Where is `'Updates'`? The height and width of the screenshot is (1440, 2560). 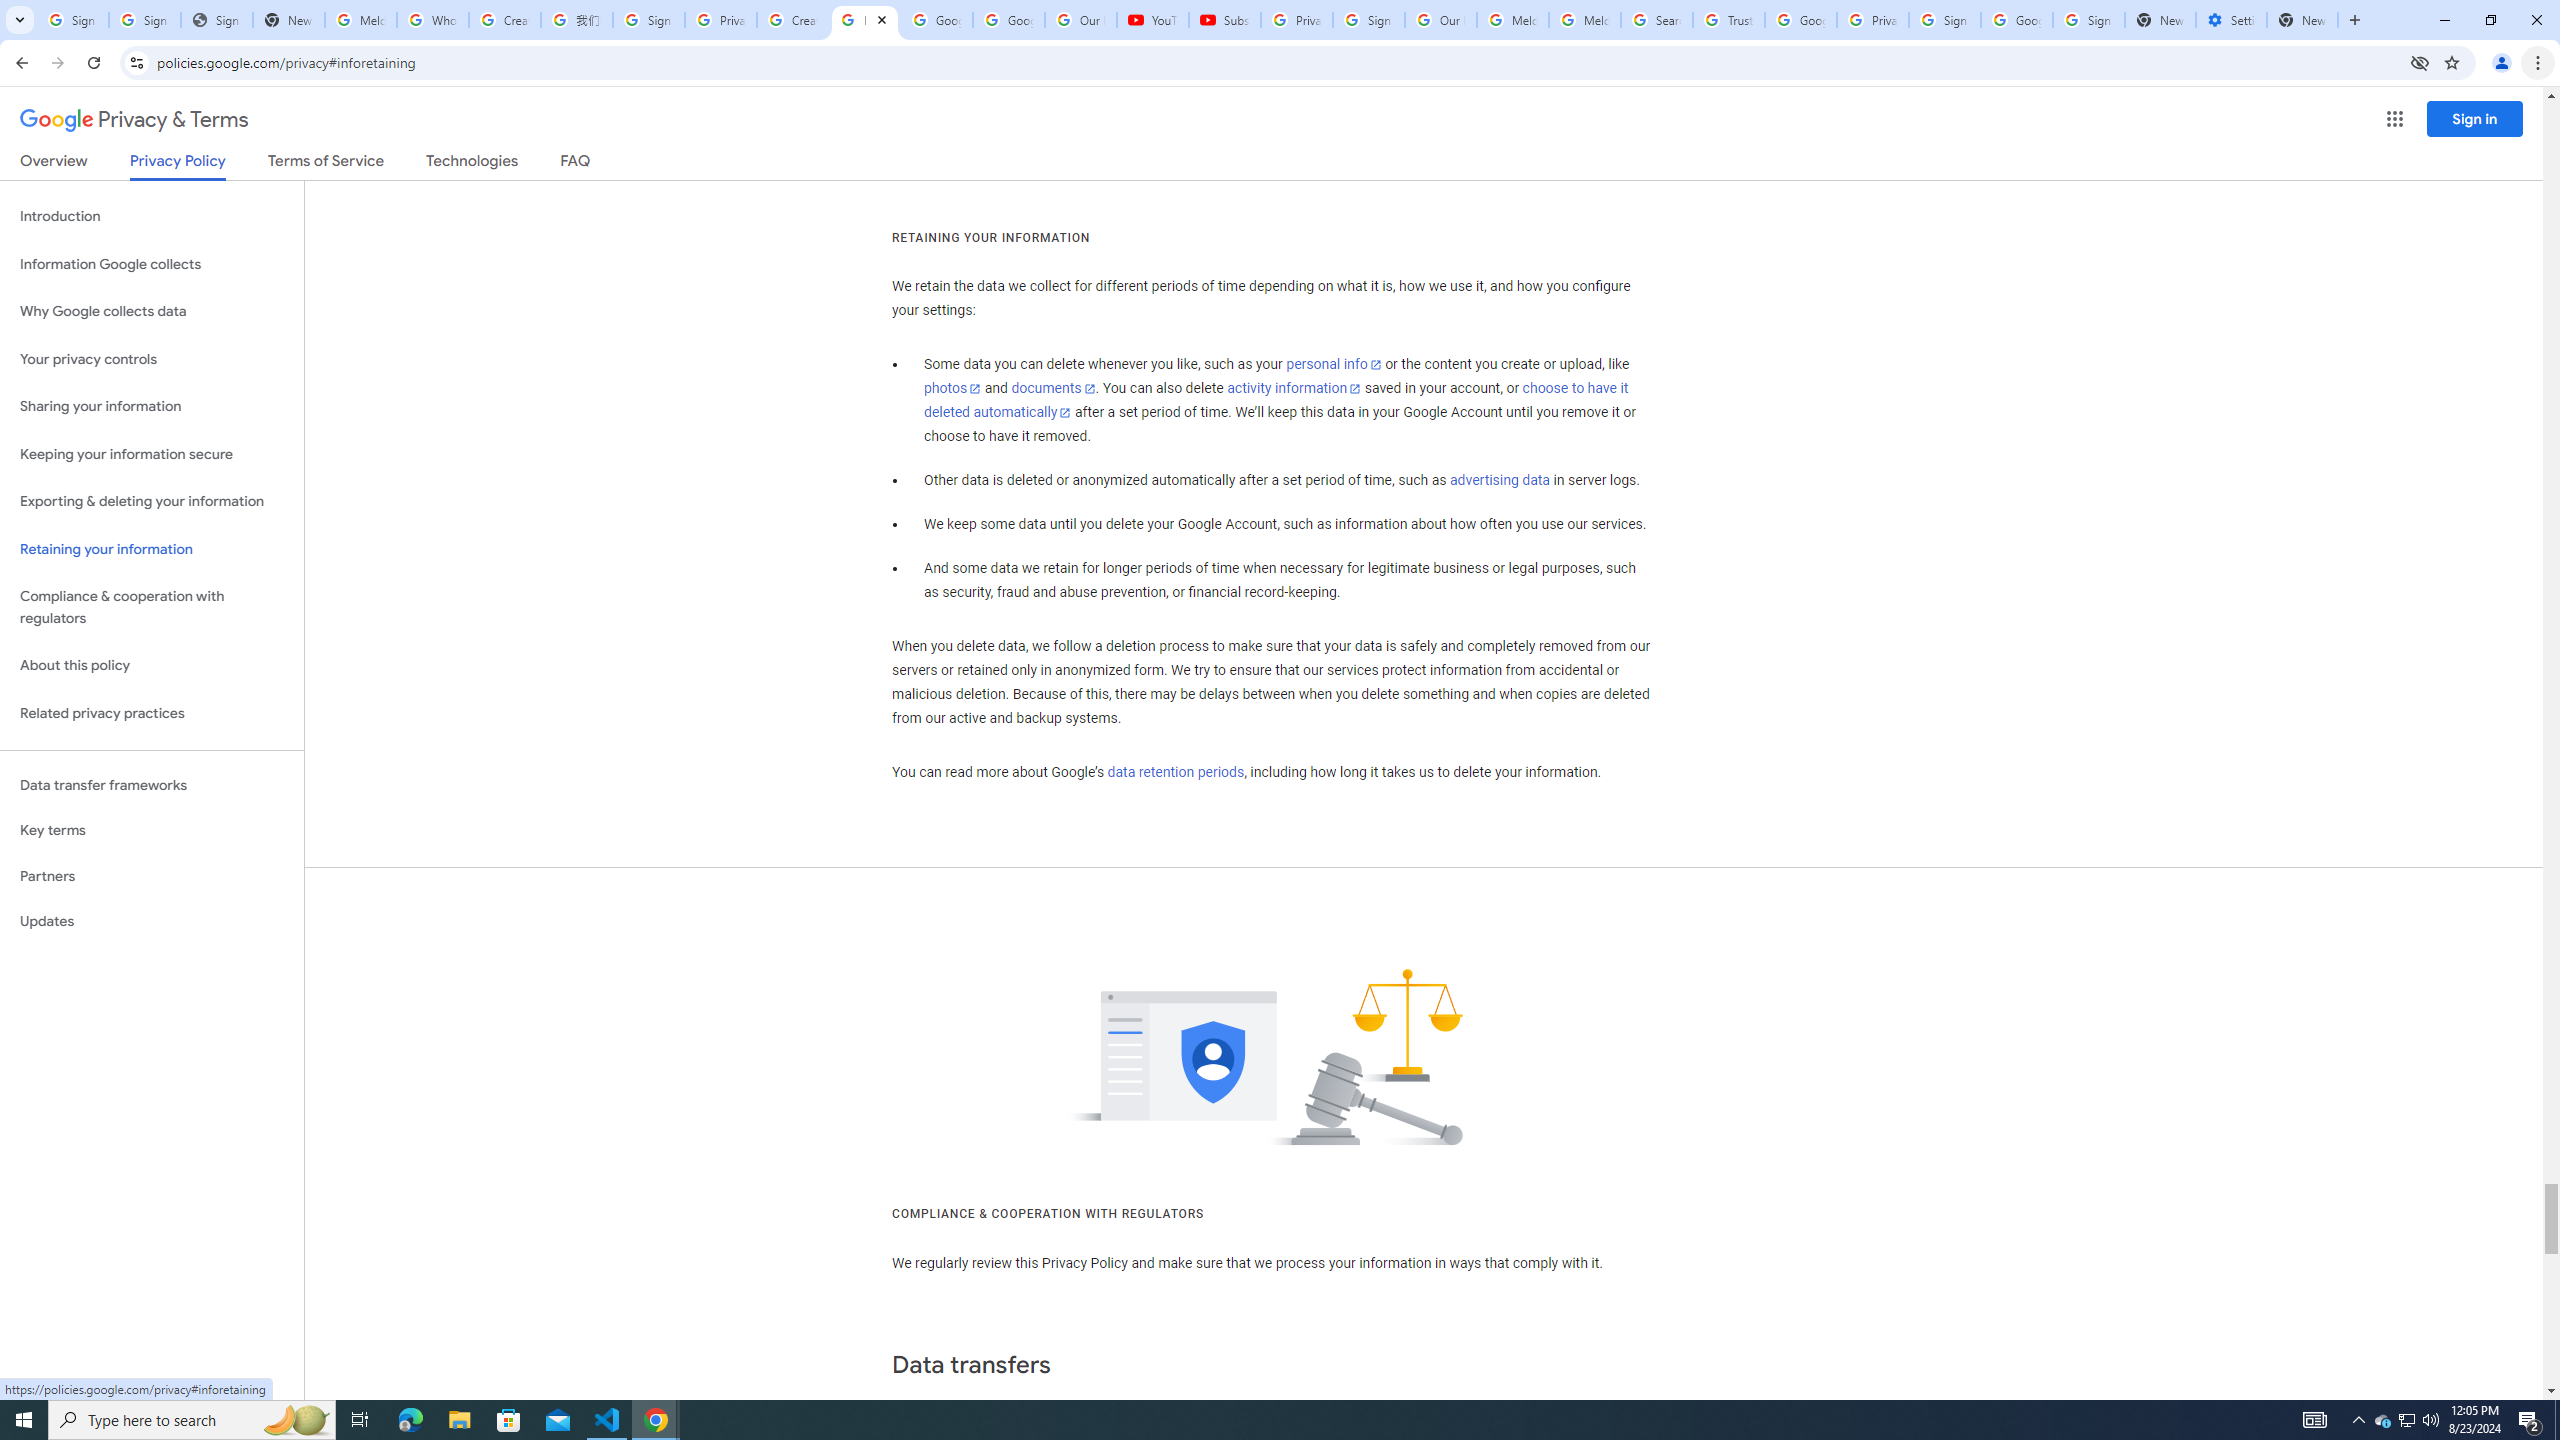
'Updates' is located at coordinates (151, 920).